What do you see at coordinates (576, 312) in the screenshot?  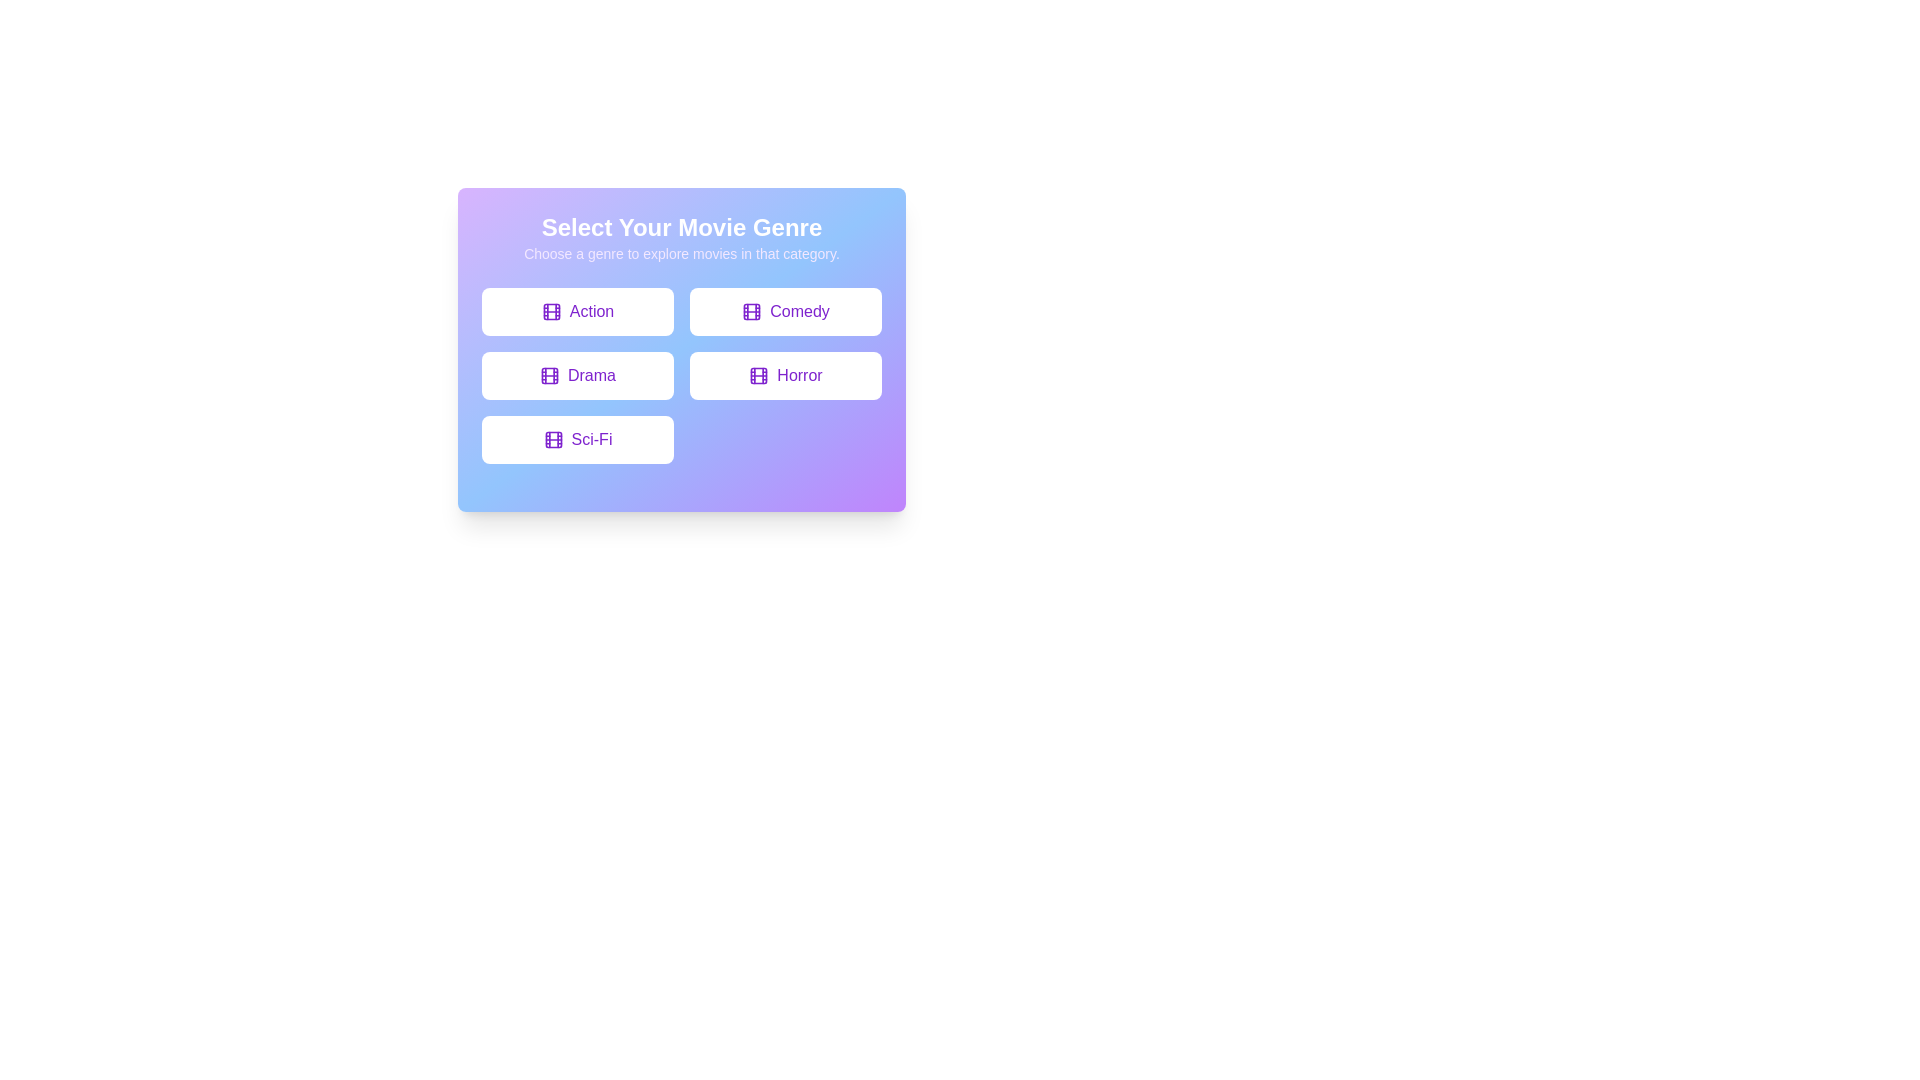 I see `the button corresponding to the genre Action` at bounding box center [576, 312].